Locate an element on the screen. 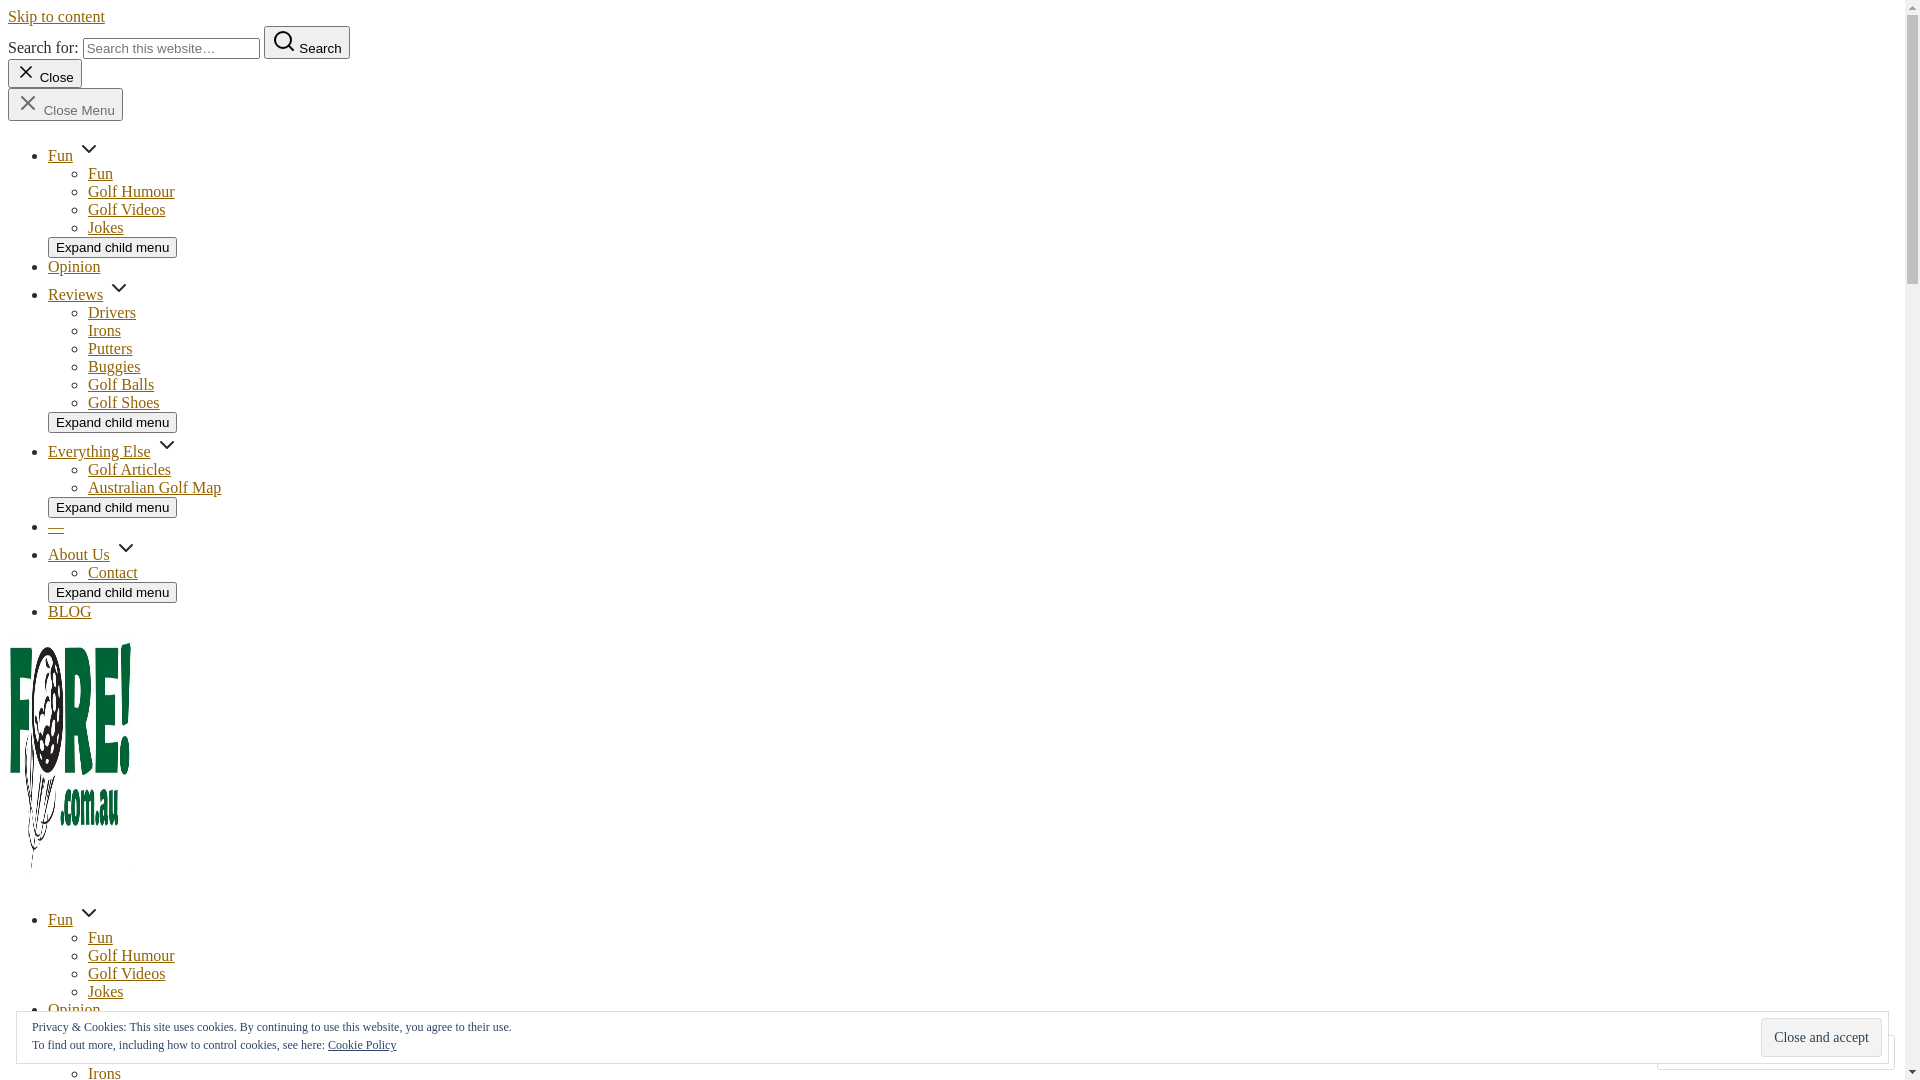 The width and height of the screenshot is (1920, 1080). 'Expand child menu' is located at coordinates (111, 246).